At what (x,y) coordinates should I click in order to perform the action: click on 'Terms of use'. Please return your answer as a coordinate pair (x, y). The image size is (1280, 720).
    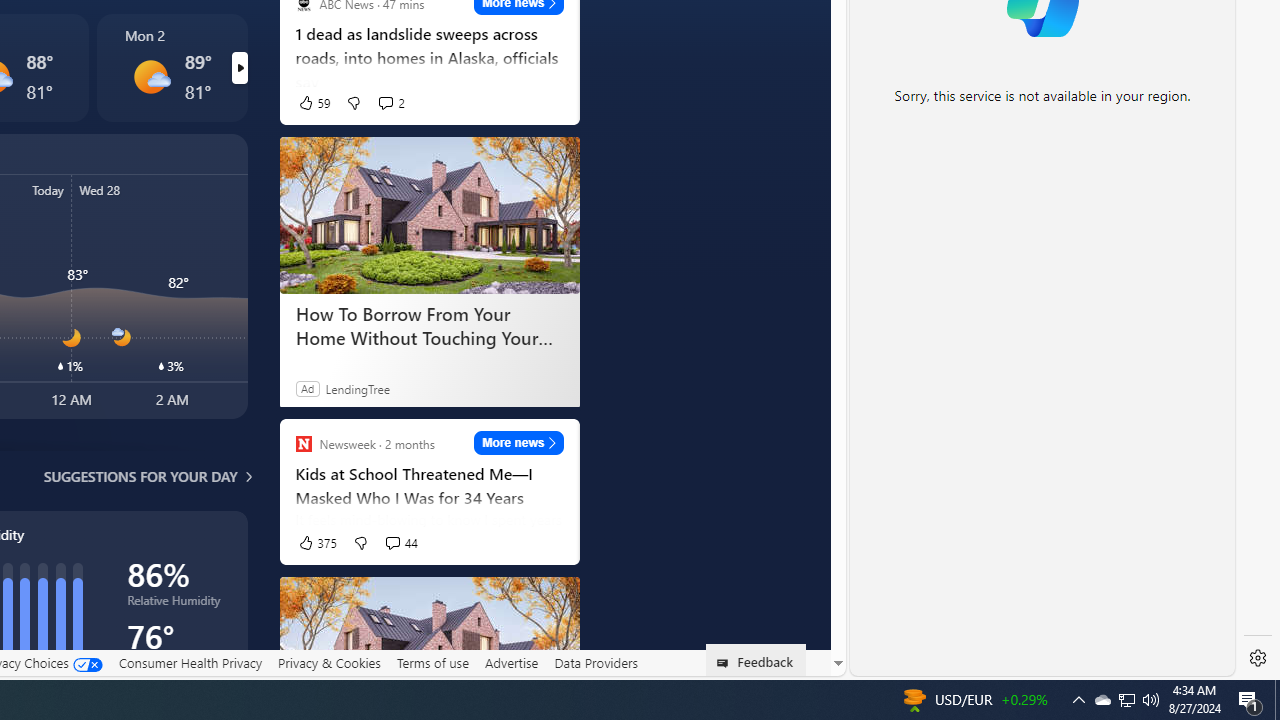
    Looking at the image, I should click on (431, 663).